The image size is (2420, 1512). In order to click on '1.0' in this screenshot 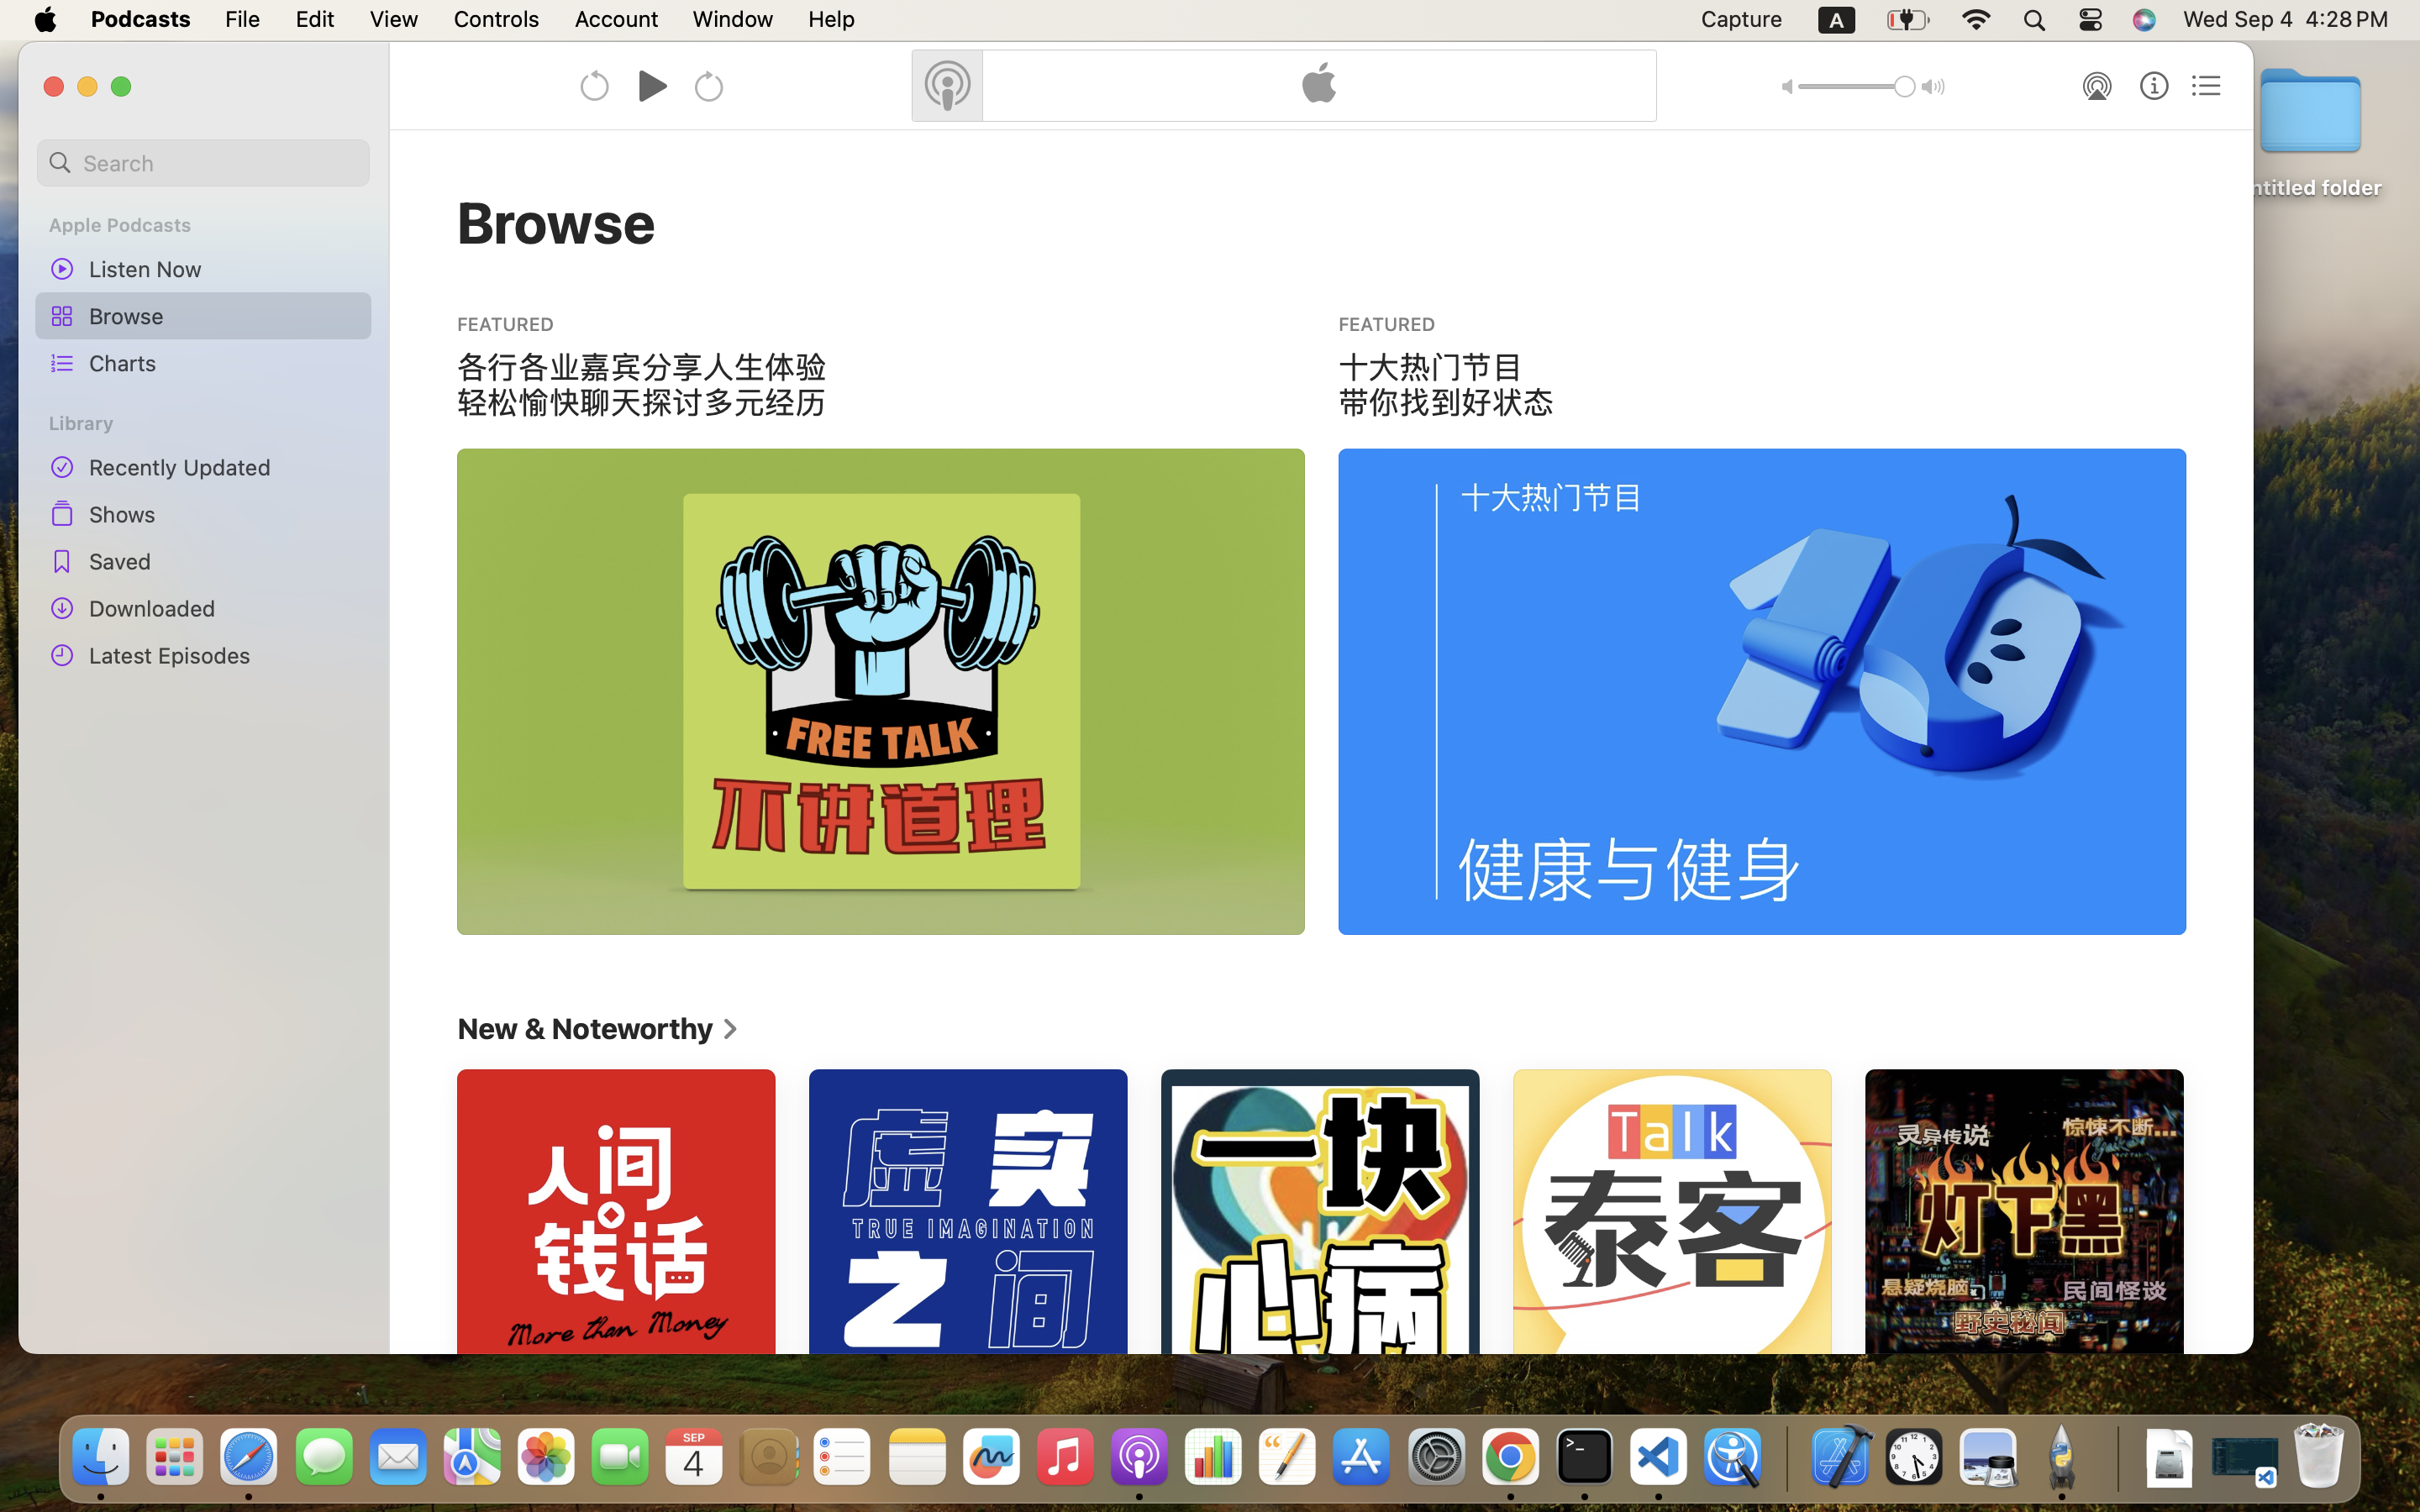, I will do `click(1856, 86)`.